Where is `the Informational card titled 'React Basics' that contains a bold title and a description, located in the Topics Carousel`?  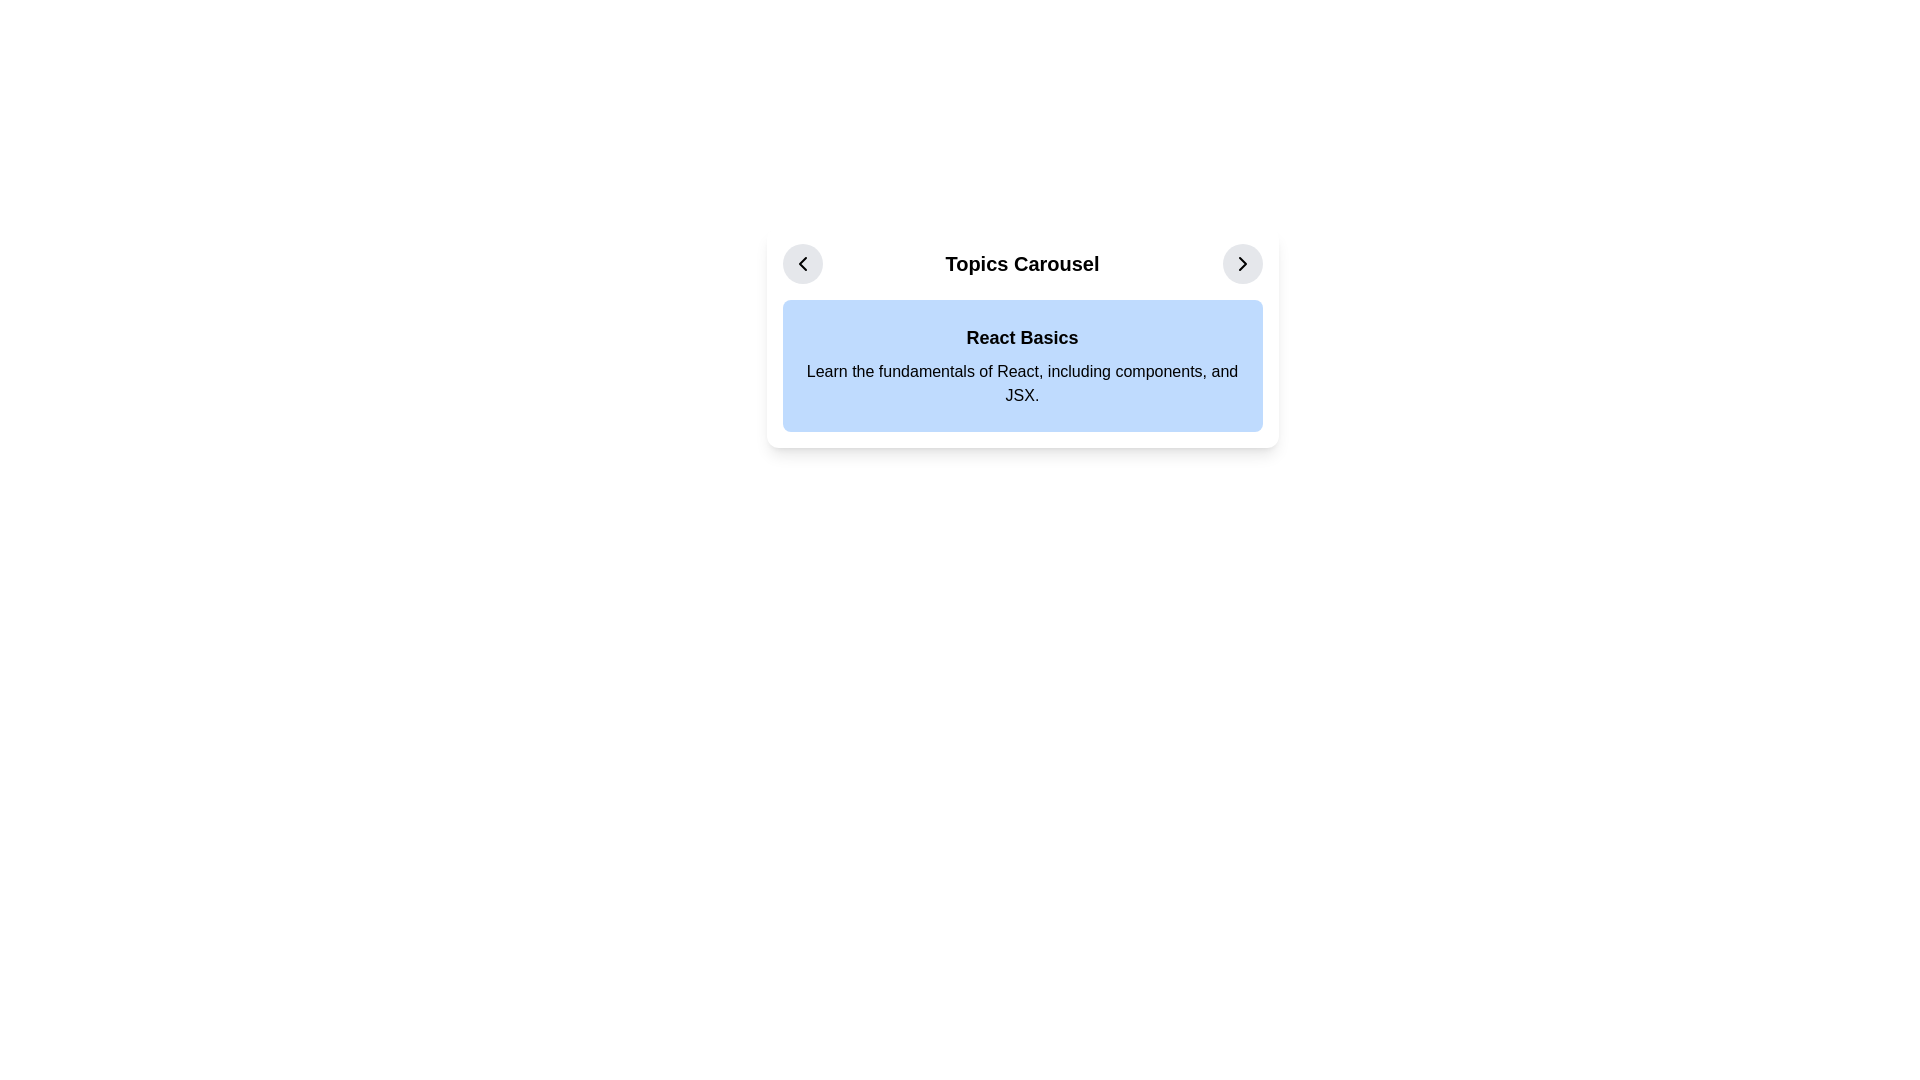 the Informational card titled 'React Basics' that contains a bold title and a description, located in the Topics Carousel is located at coordinates (1022, 366).